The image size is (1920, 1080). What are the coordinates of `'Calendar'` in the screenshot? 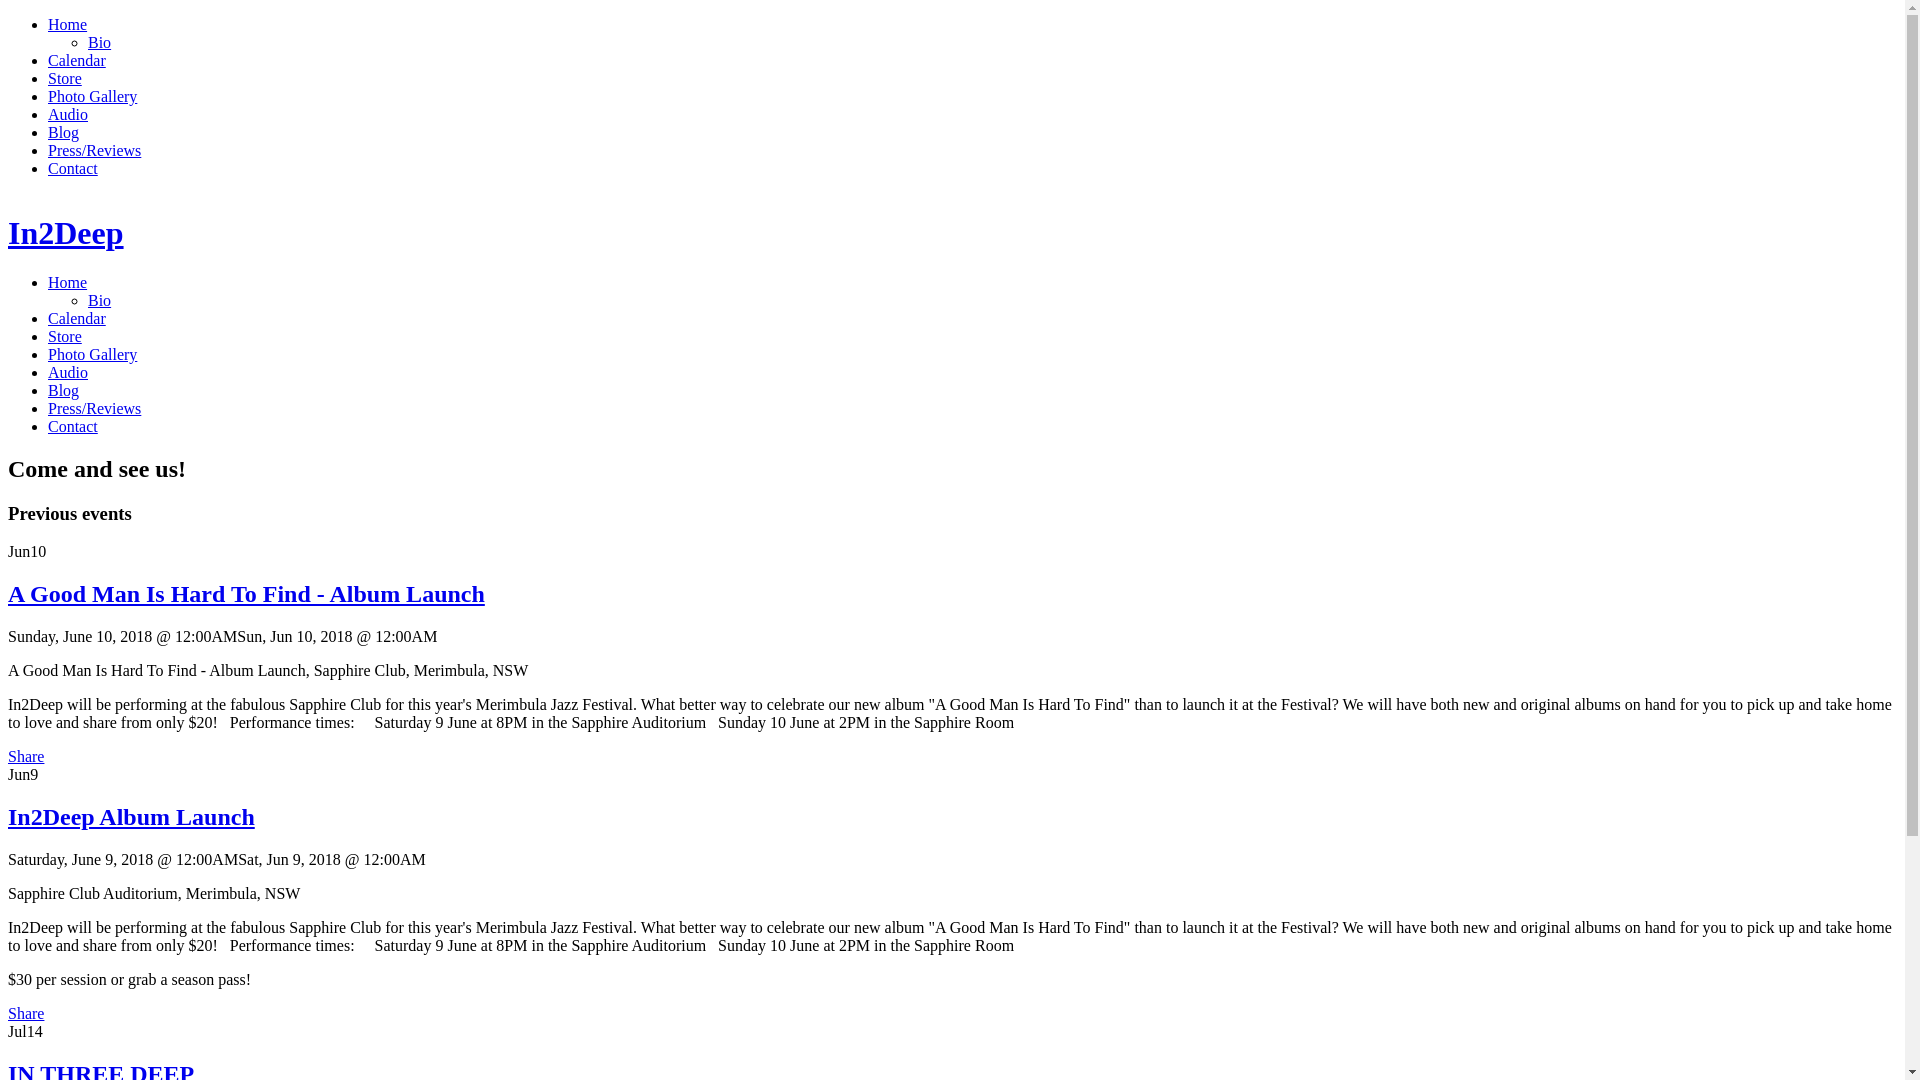 It's located at (76, 59).